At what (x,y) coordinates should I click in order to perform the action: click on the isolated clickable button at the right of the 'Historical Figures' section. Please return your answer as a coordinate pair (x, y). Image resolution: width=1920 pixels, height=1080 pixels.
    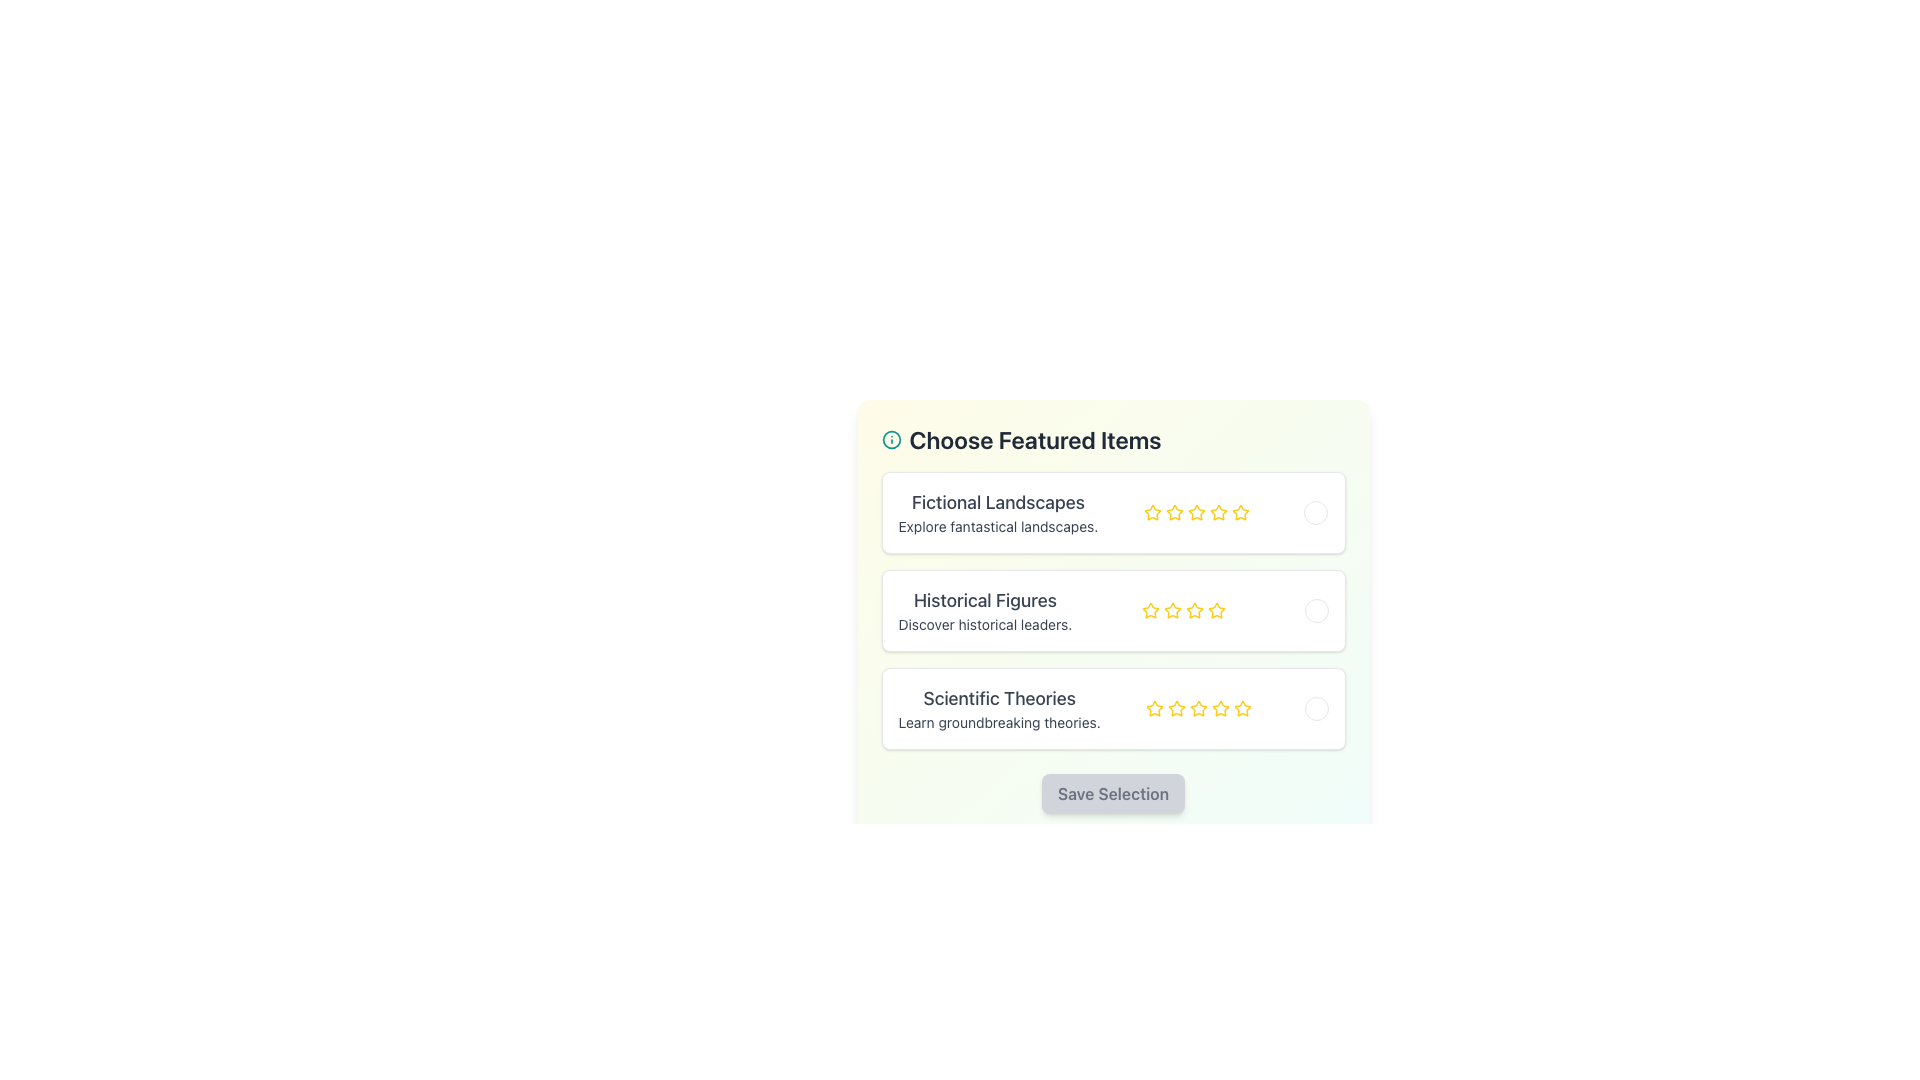
    Looking at the image, I should click on (1316, 609).